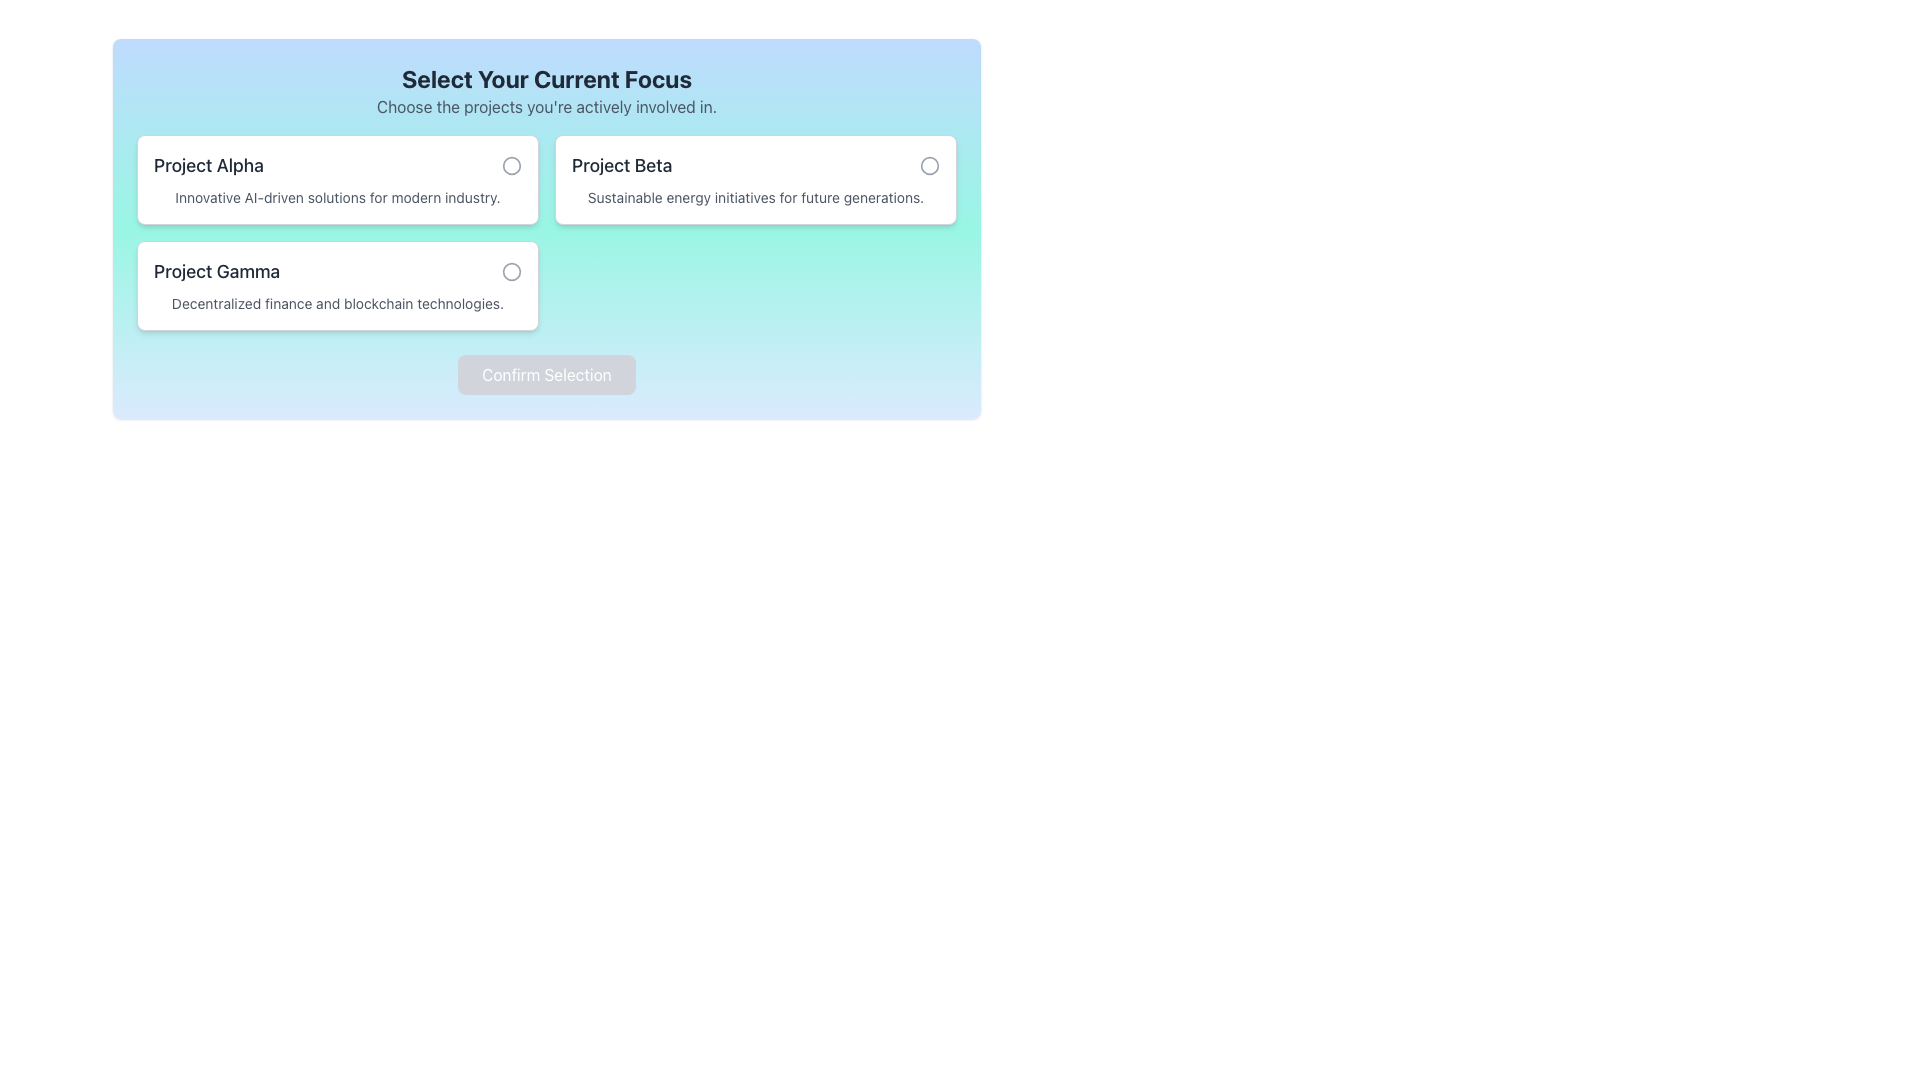 This screenshot has width=1920, height=1080. What do you see at coordinates (929, 164) in the screenshot?
I see `the Selectable Marker (Circle) for the 'Project Beta' option, which is a minimalistic circle with a thin border located on the right side of the selection box` at bounding box center [929, 164].